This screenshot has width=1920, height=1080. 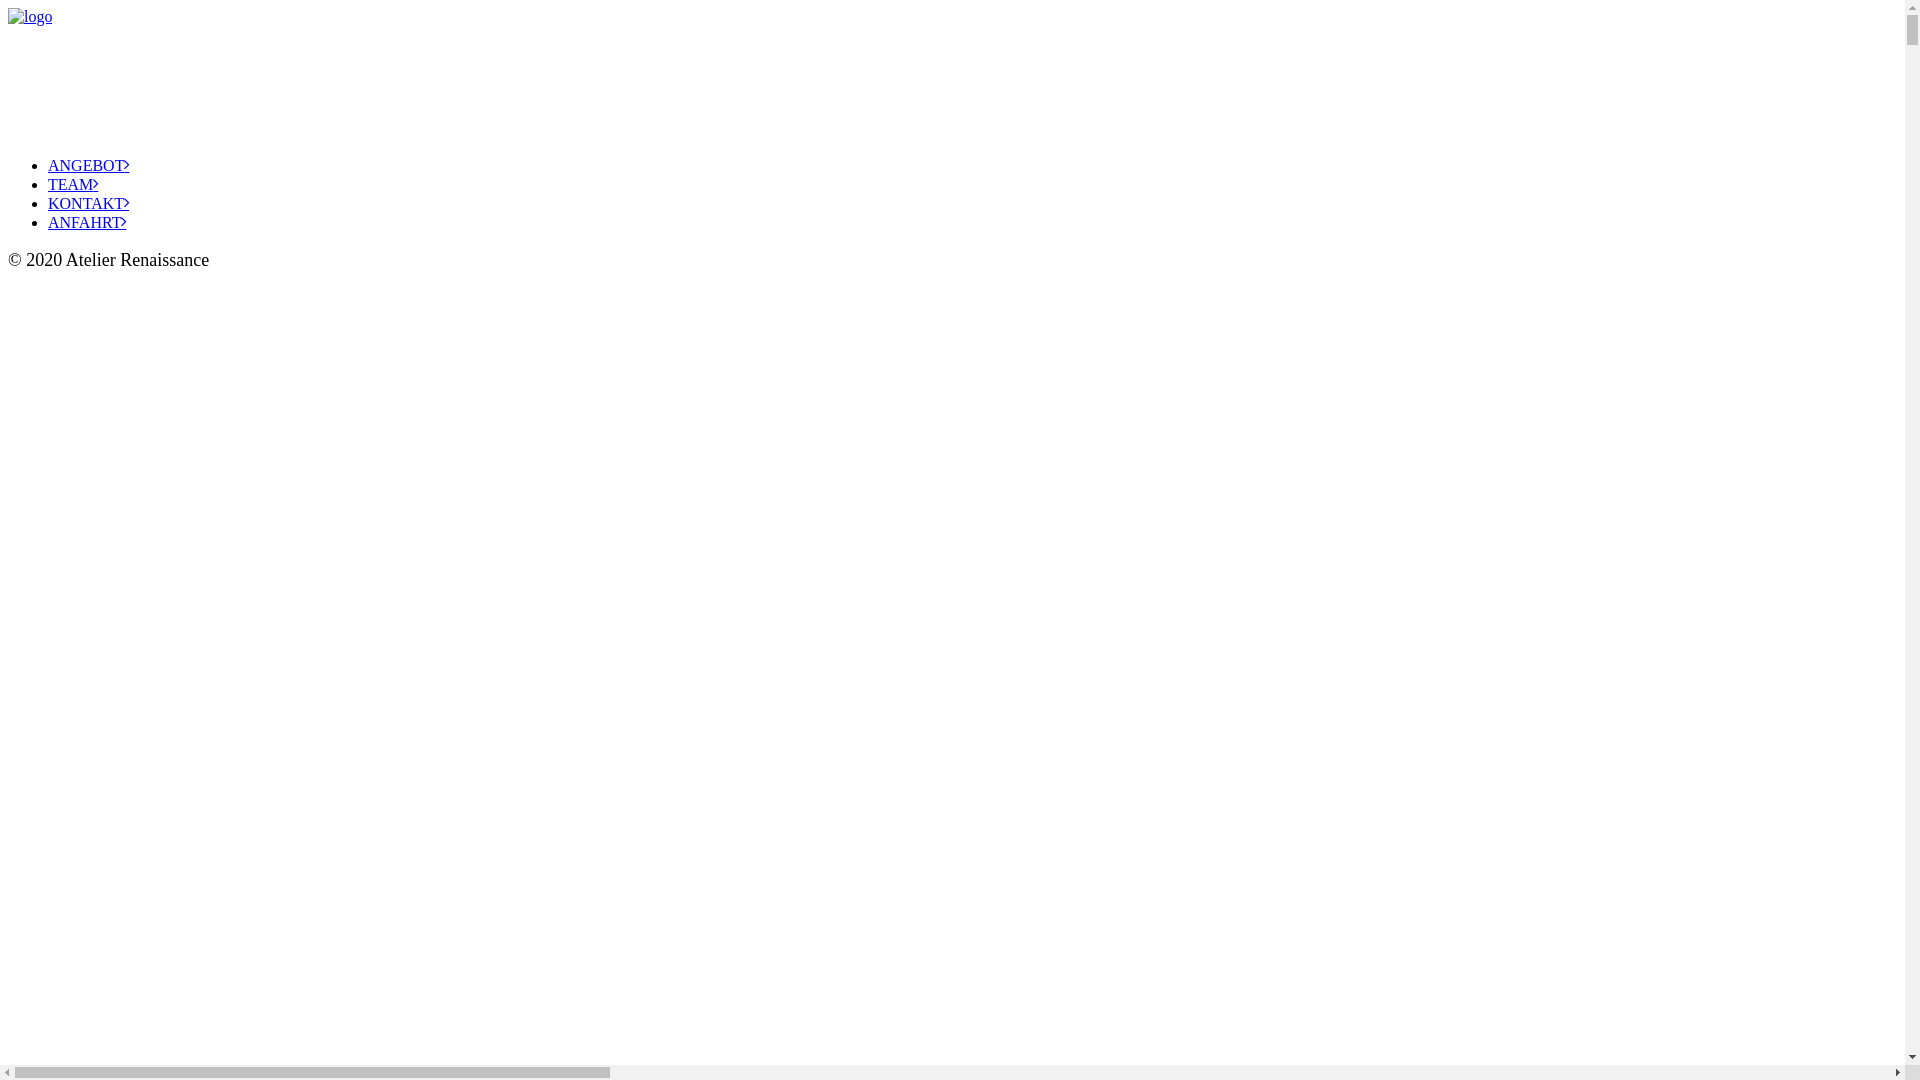 I want to click on 'TEAM', so click(x=72, y=184).